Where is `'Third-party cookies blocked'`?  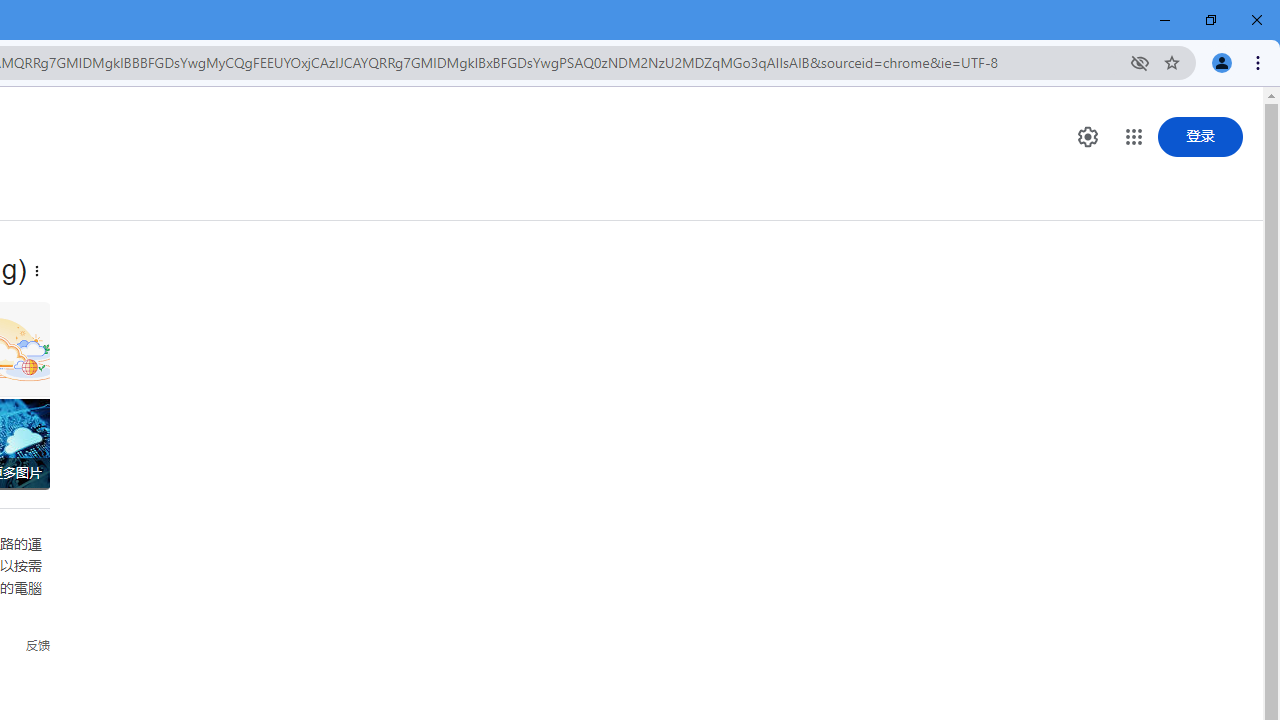 'Third-party cookies blocked' is located at coordinates (1139, 61).